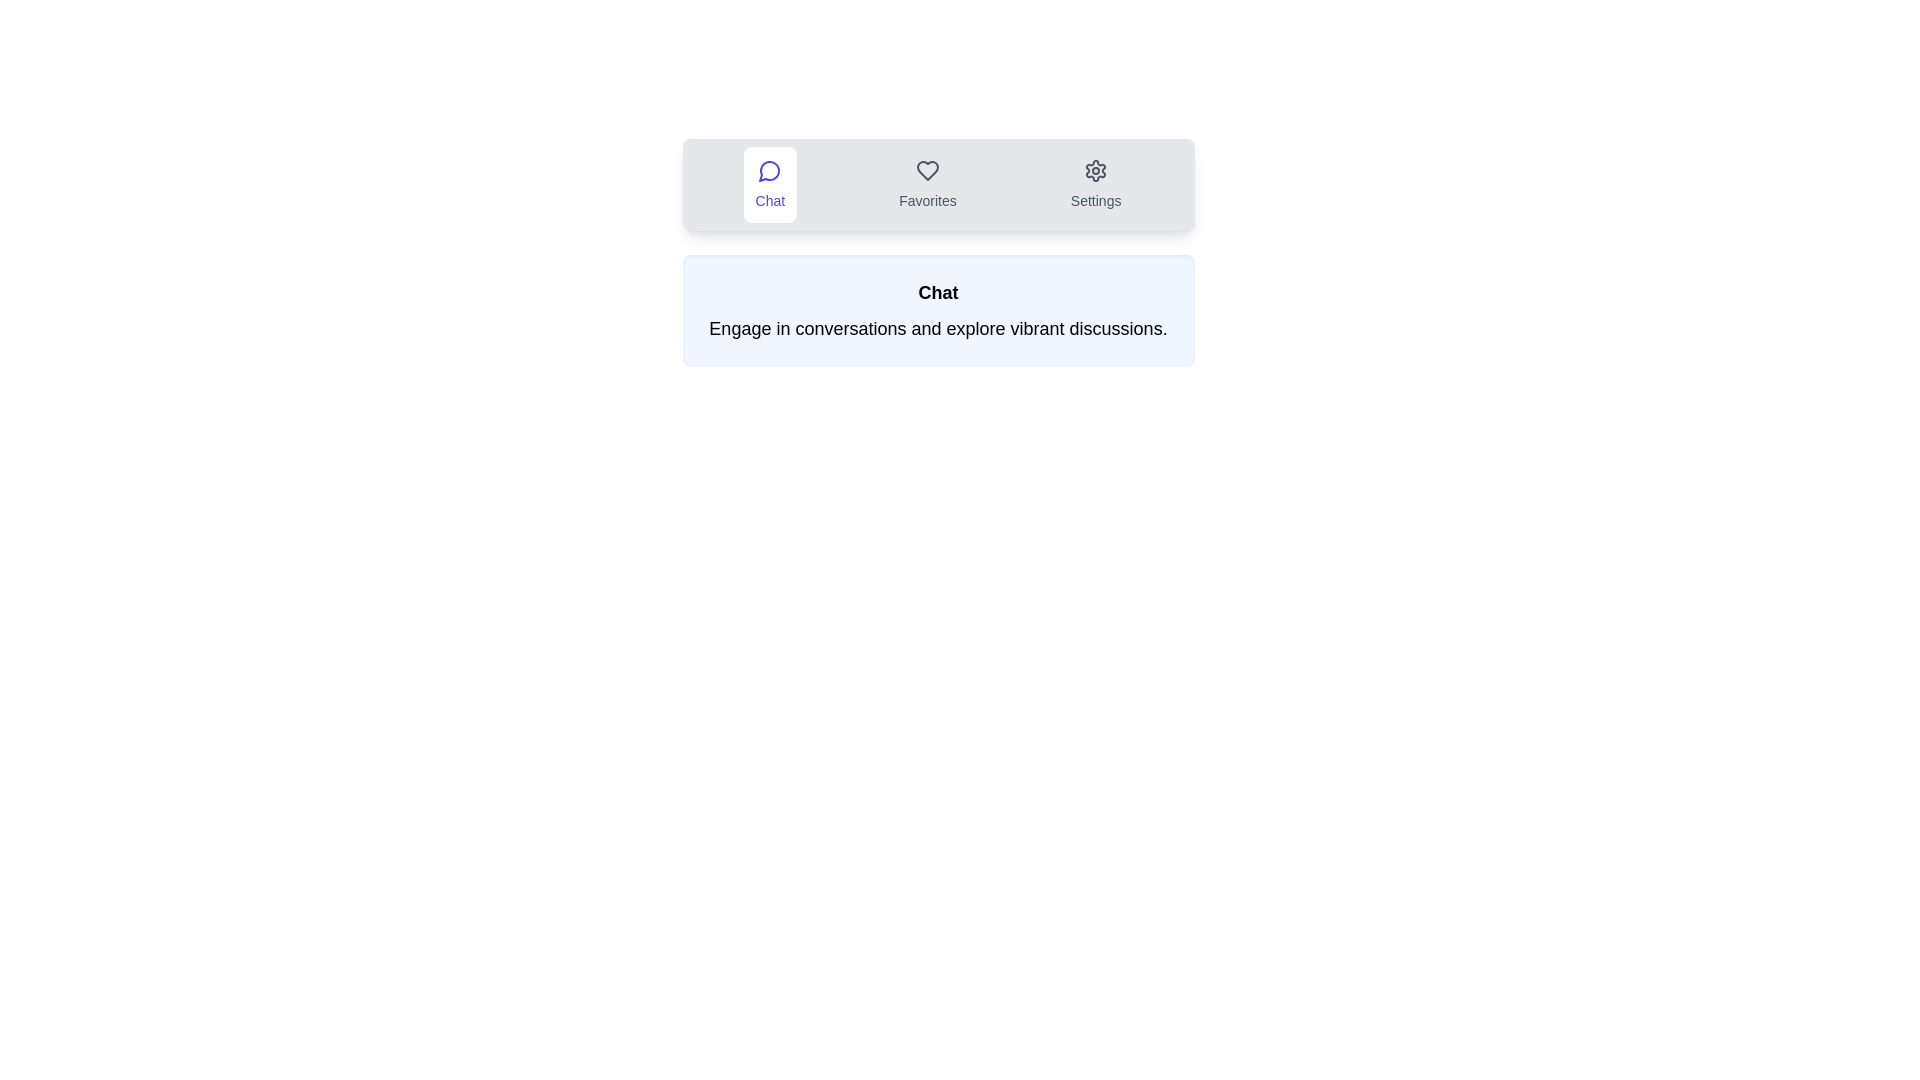 The image size is (1920, 1080). Describe the element at coordinates (926, 185) in the screenshot. I see `the Favorites tab by clicking on its button` at that location.